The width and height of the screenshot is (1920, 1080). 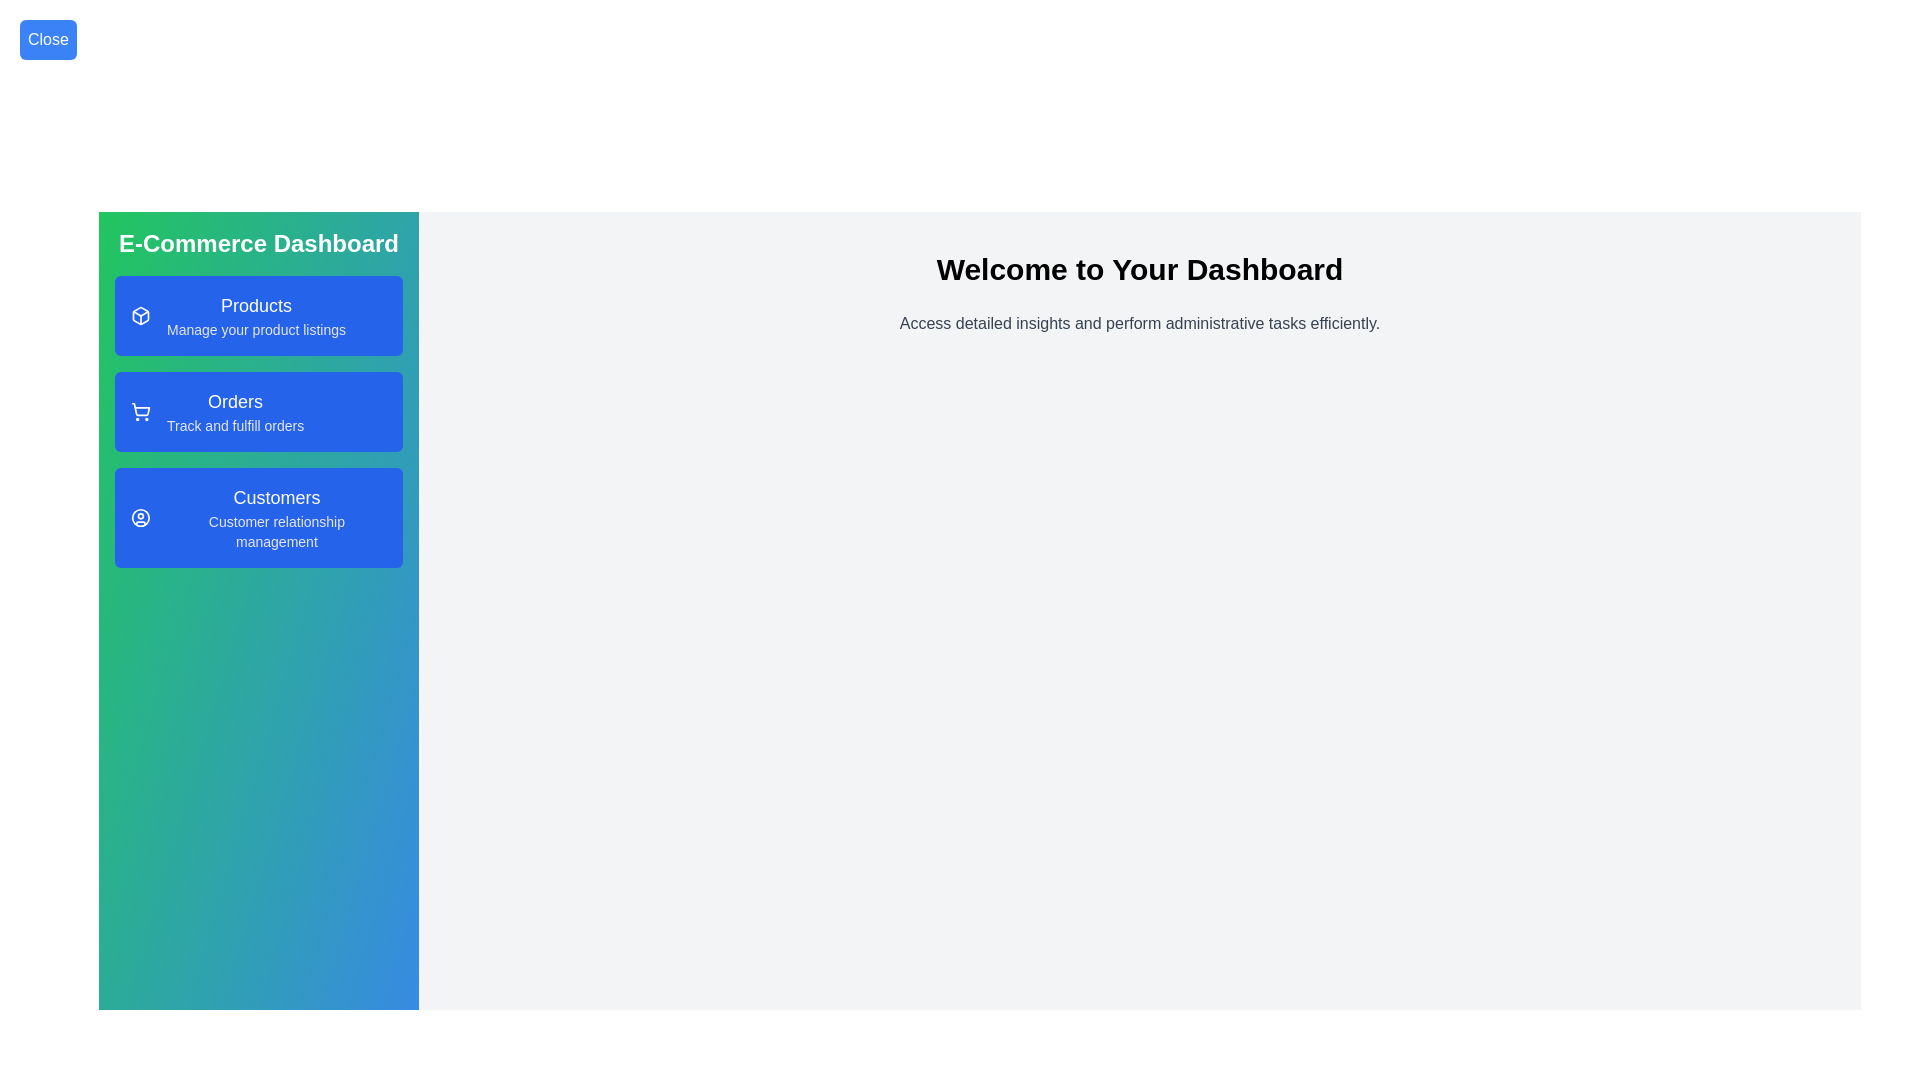 What do you see at coordinates (258, 516) in the screenshot?
I see `the Customers section from the sidebar` at bounding box center [258, 516].